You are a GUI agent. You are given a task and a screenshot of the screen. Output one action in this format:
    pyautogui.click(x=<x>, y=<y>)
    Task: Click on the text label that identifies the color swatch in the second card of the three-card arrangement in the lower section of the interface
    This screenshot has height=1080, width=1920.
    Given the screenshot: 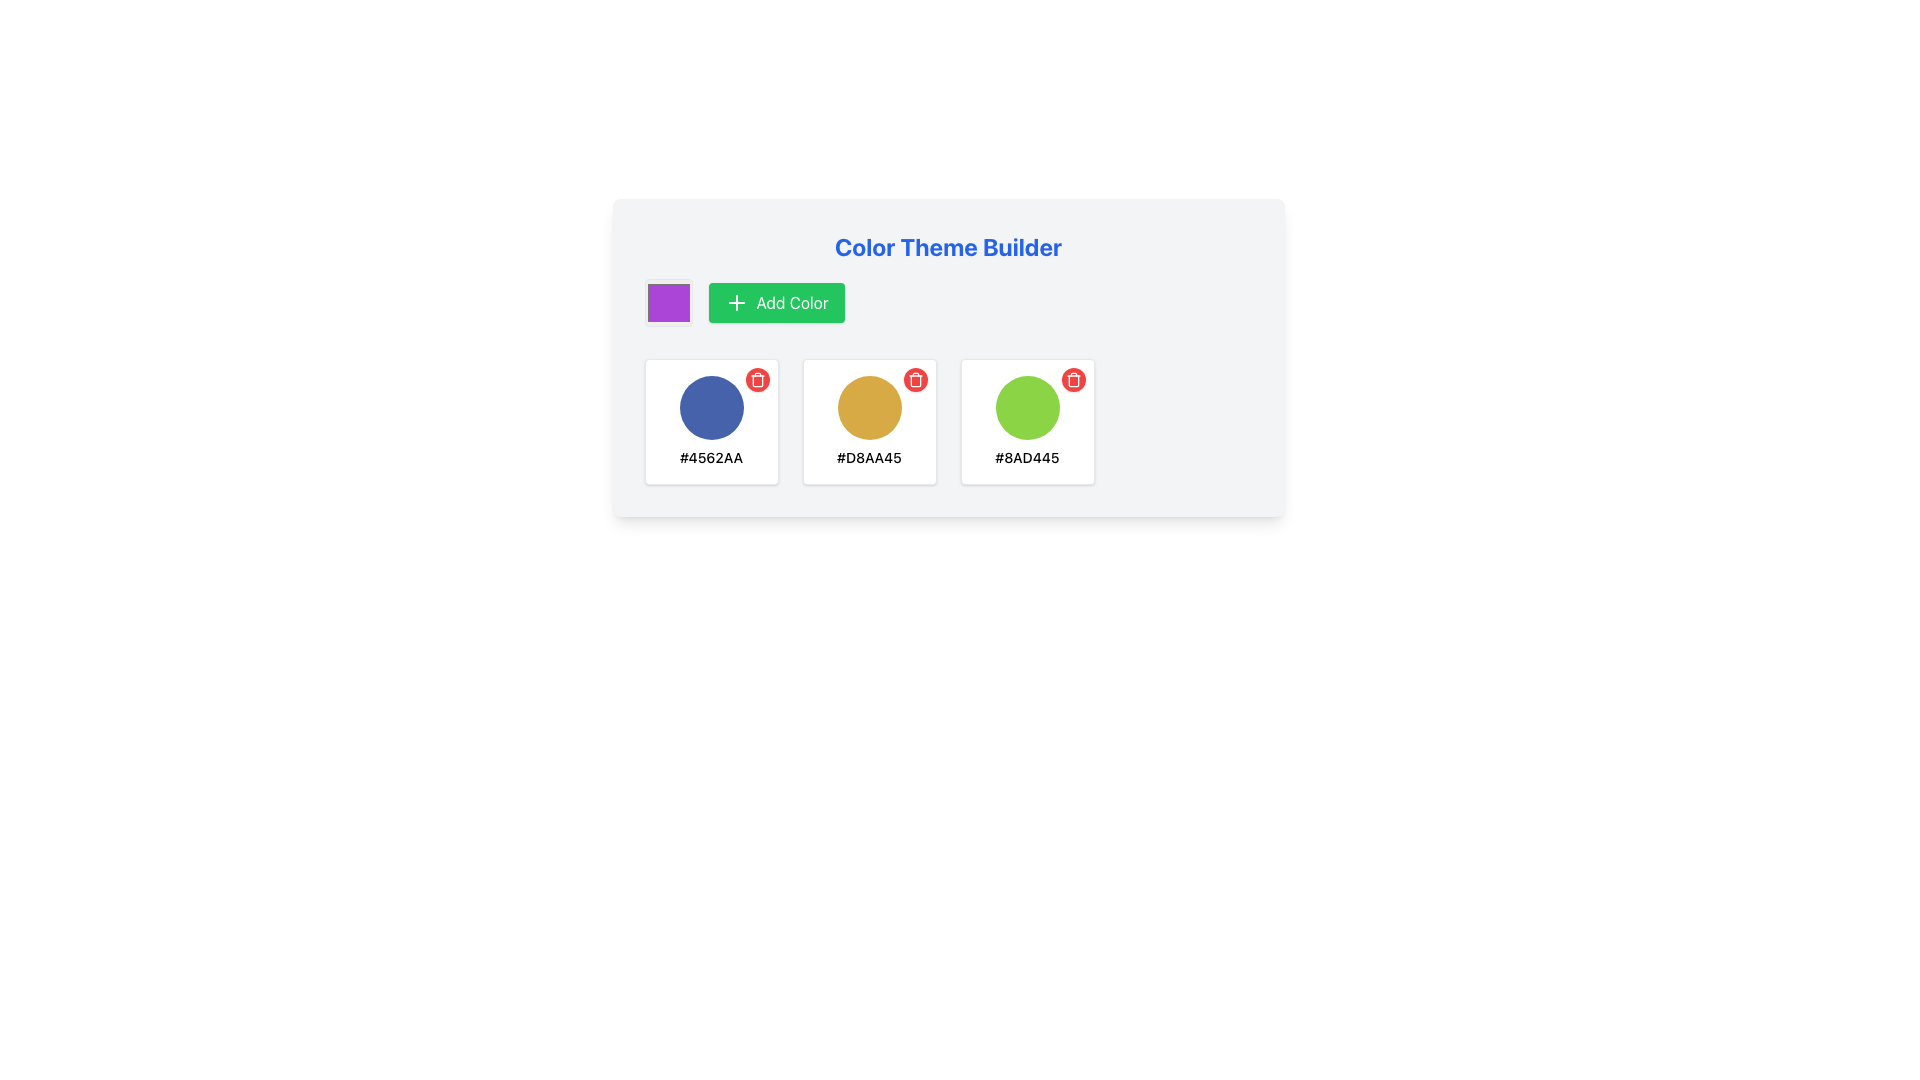 What is the action you would take?
    pyautogui.click(x=869, y=458)
    